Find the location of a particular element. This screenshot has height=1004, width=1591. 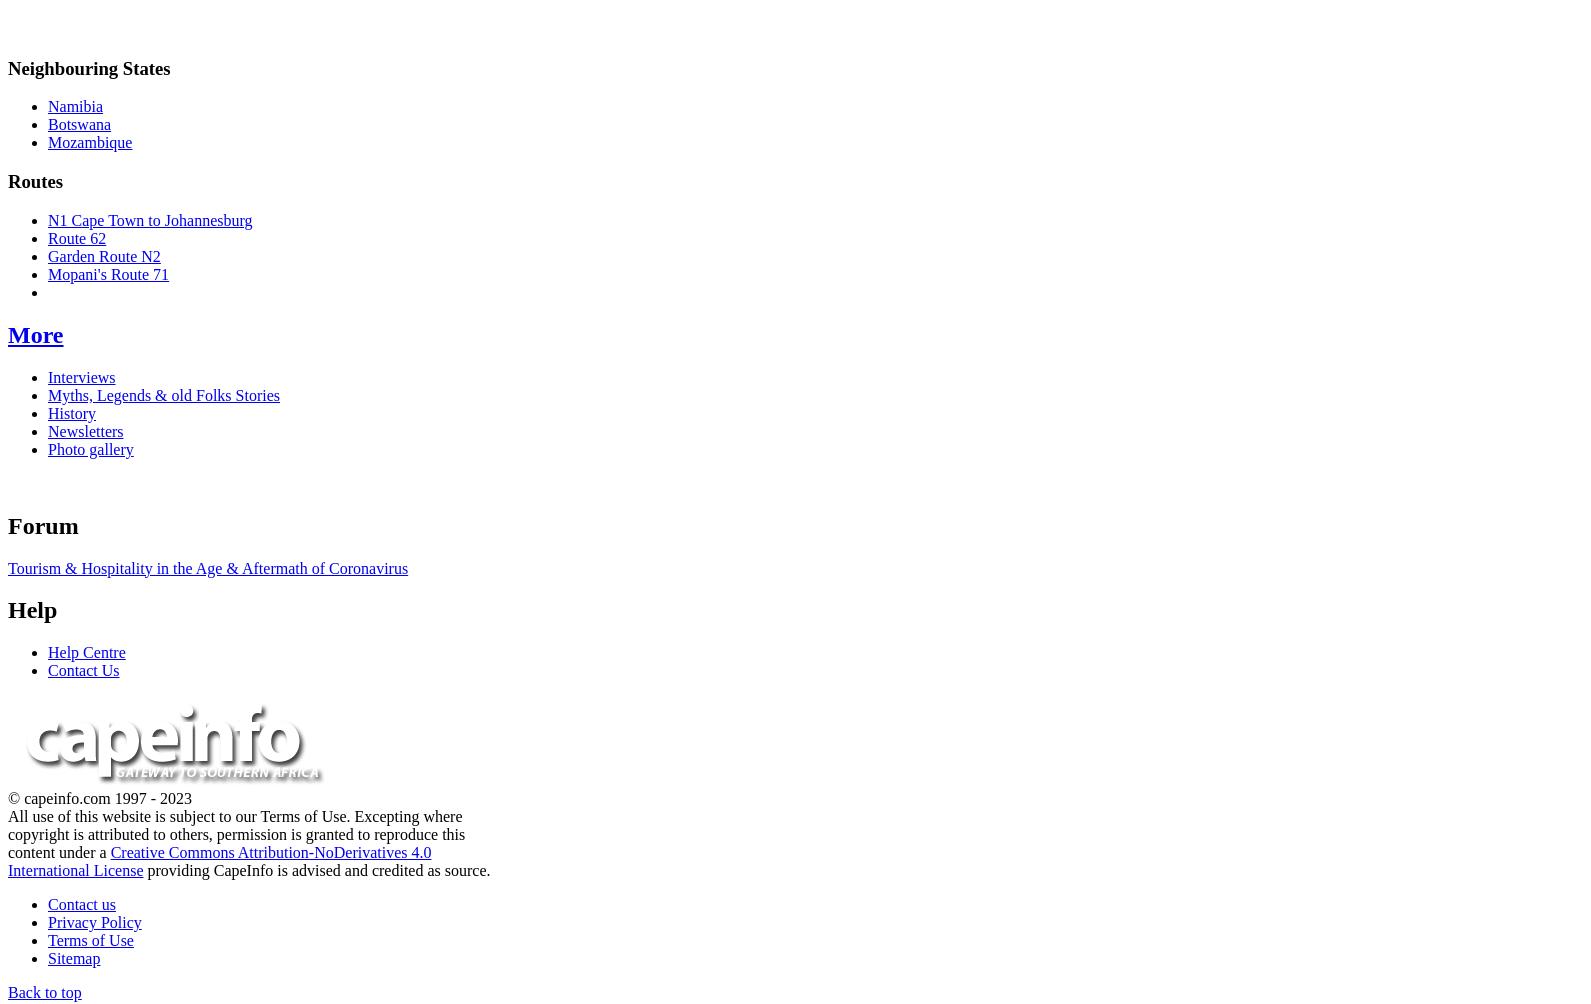

'Neighbouring States' is located at coordinates (7, 67).